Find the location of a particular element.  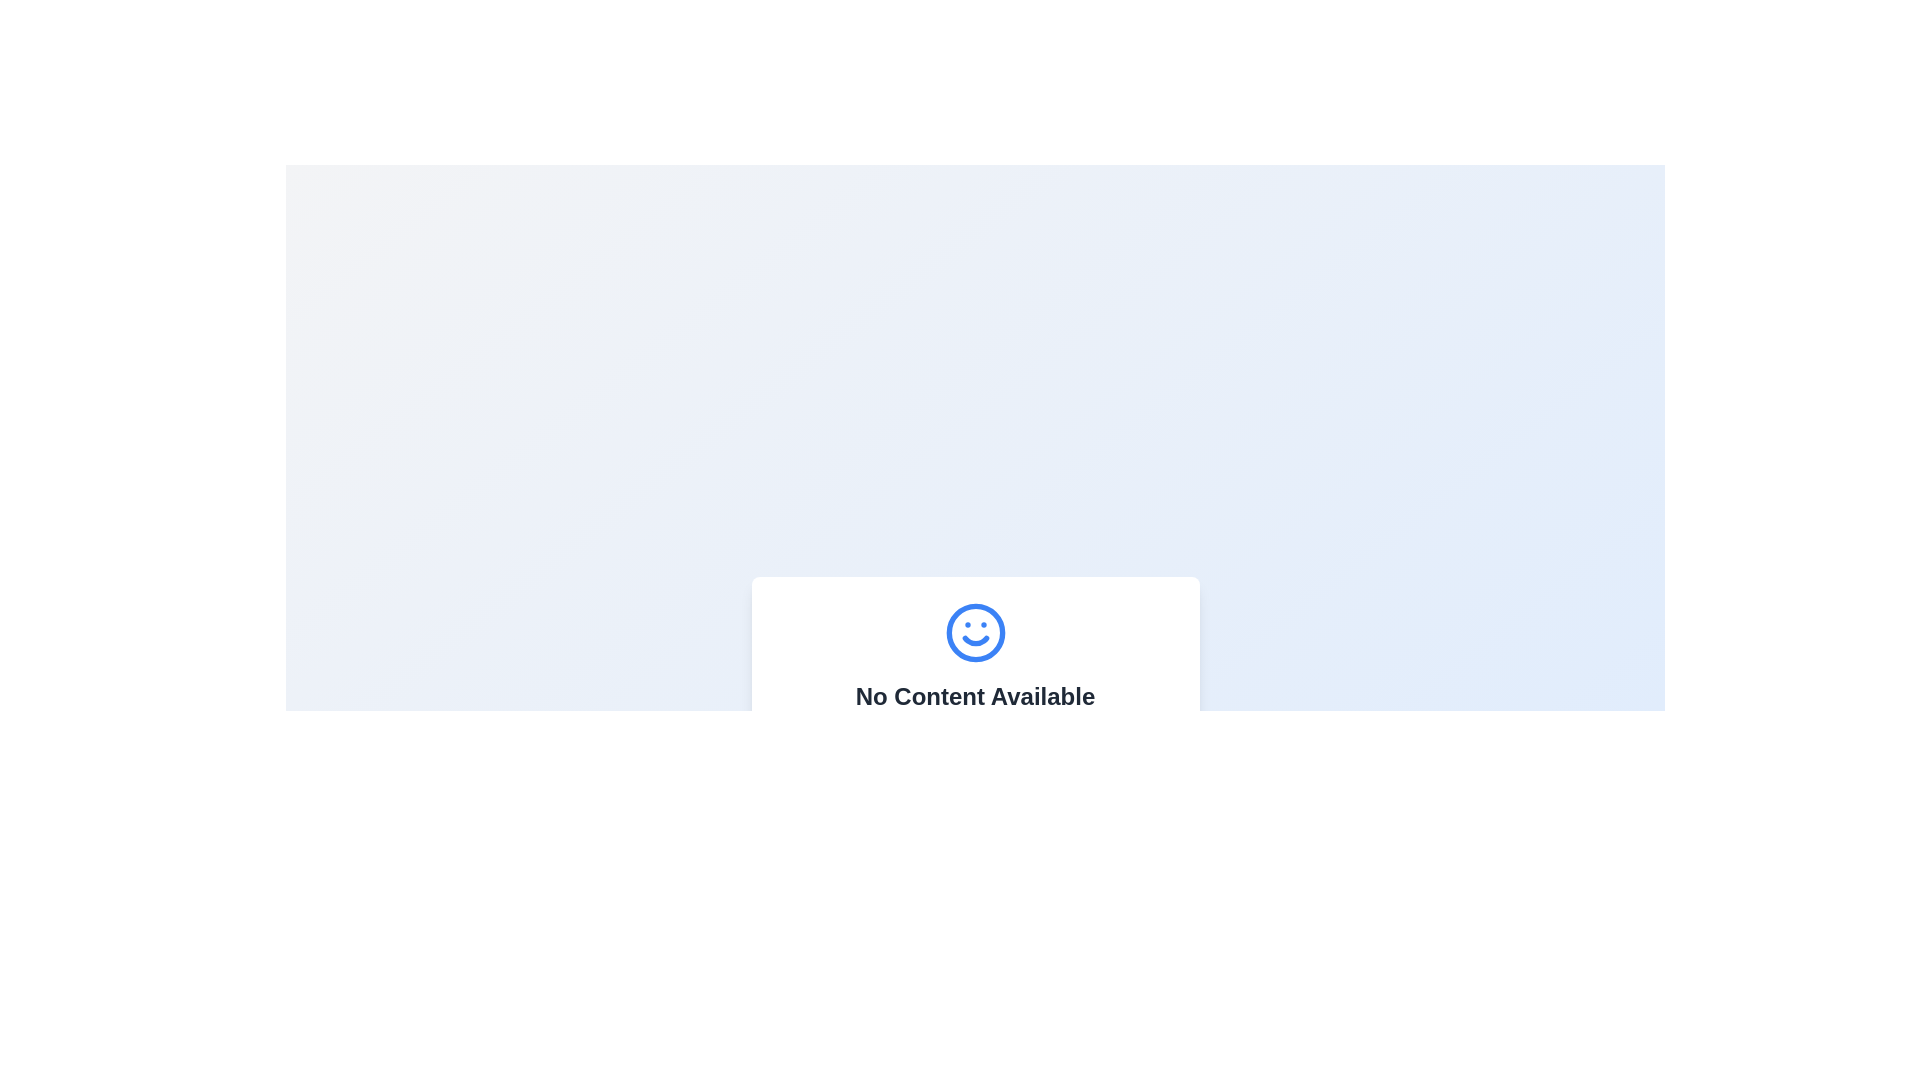

the informational message box that indicates no content is available and prompts the user to add new items to the library is located at coordinates (975, 704).